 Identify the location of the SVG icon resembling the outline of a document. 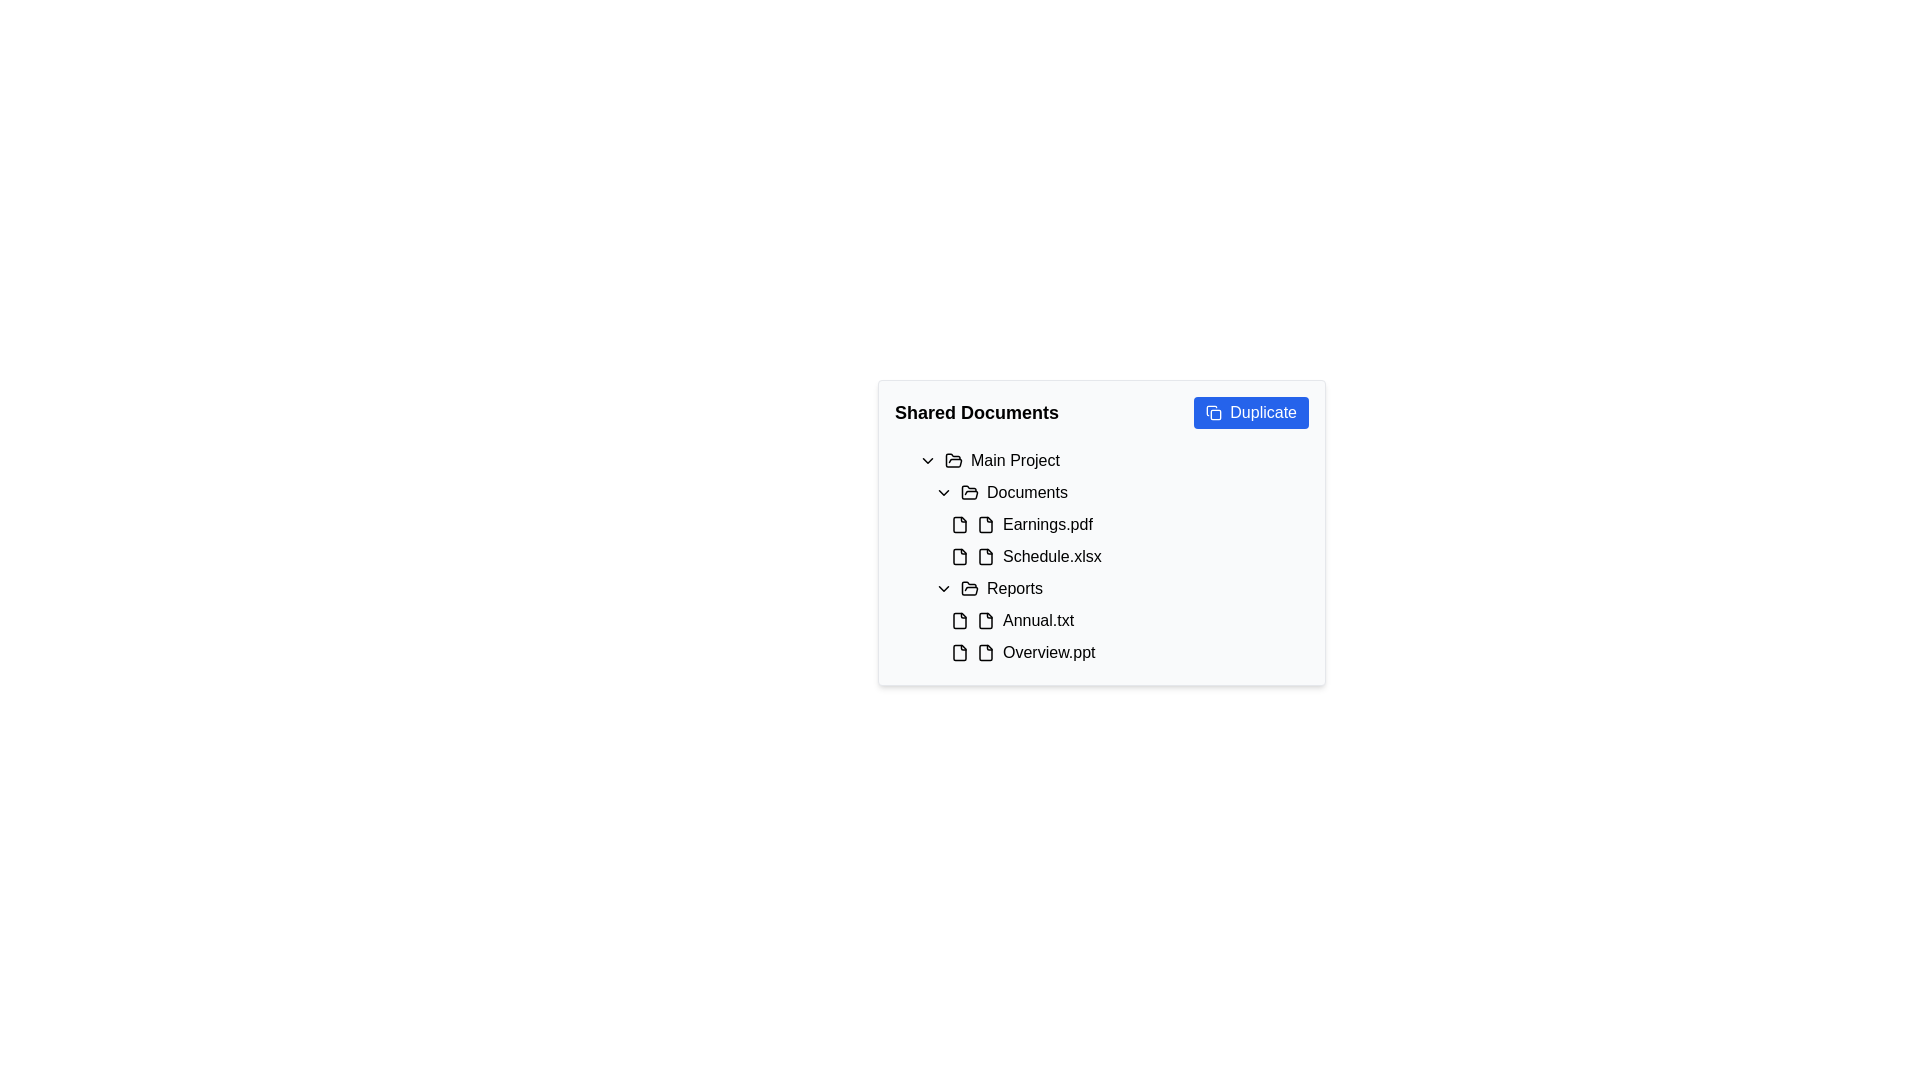
(985, 556).